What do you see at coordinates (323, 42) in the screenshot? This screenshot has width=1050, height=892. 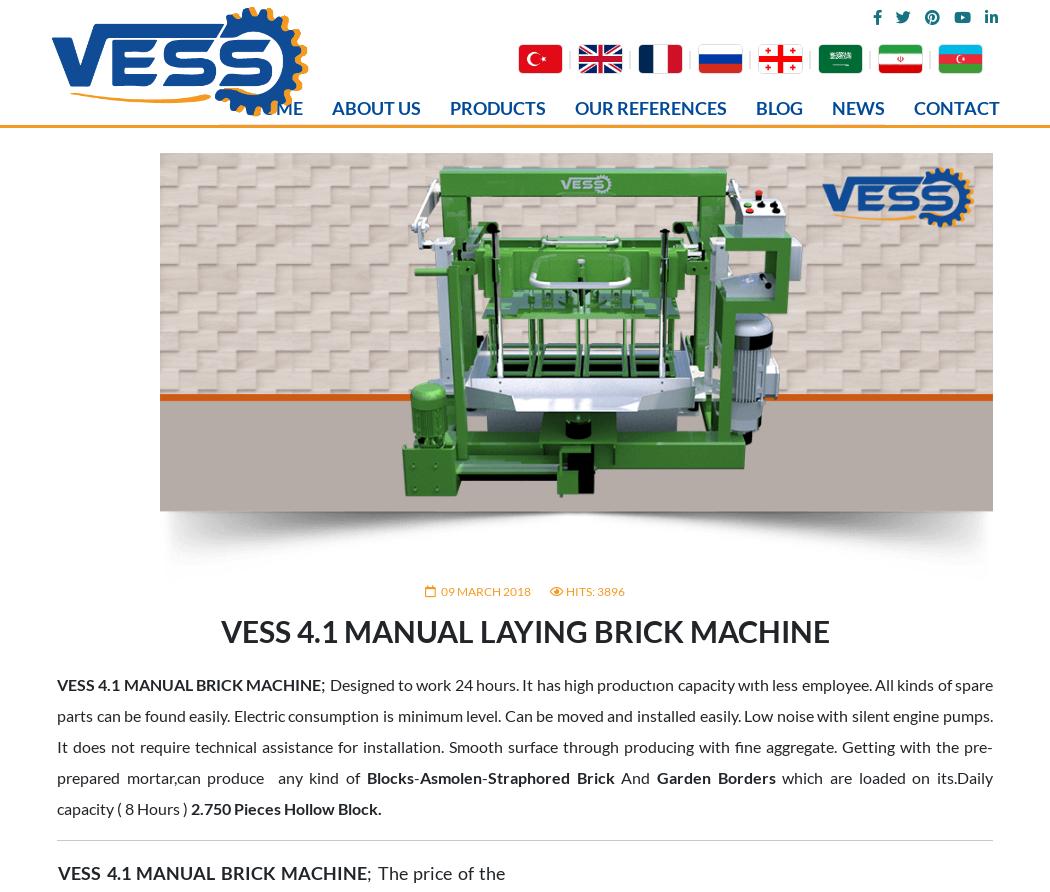 I see `';'` at bounding box center [323, 42].